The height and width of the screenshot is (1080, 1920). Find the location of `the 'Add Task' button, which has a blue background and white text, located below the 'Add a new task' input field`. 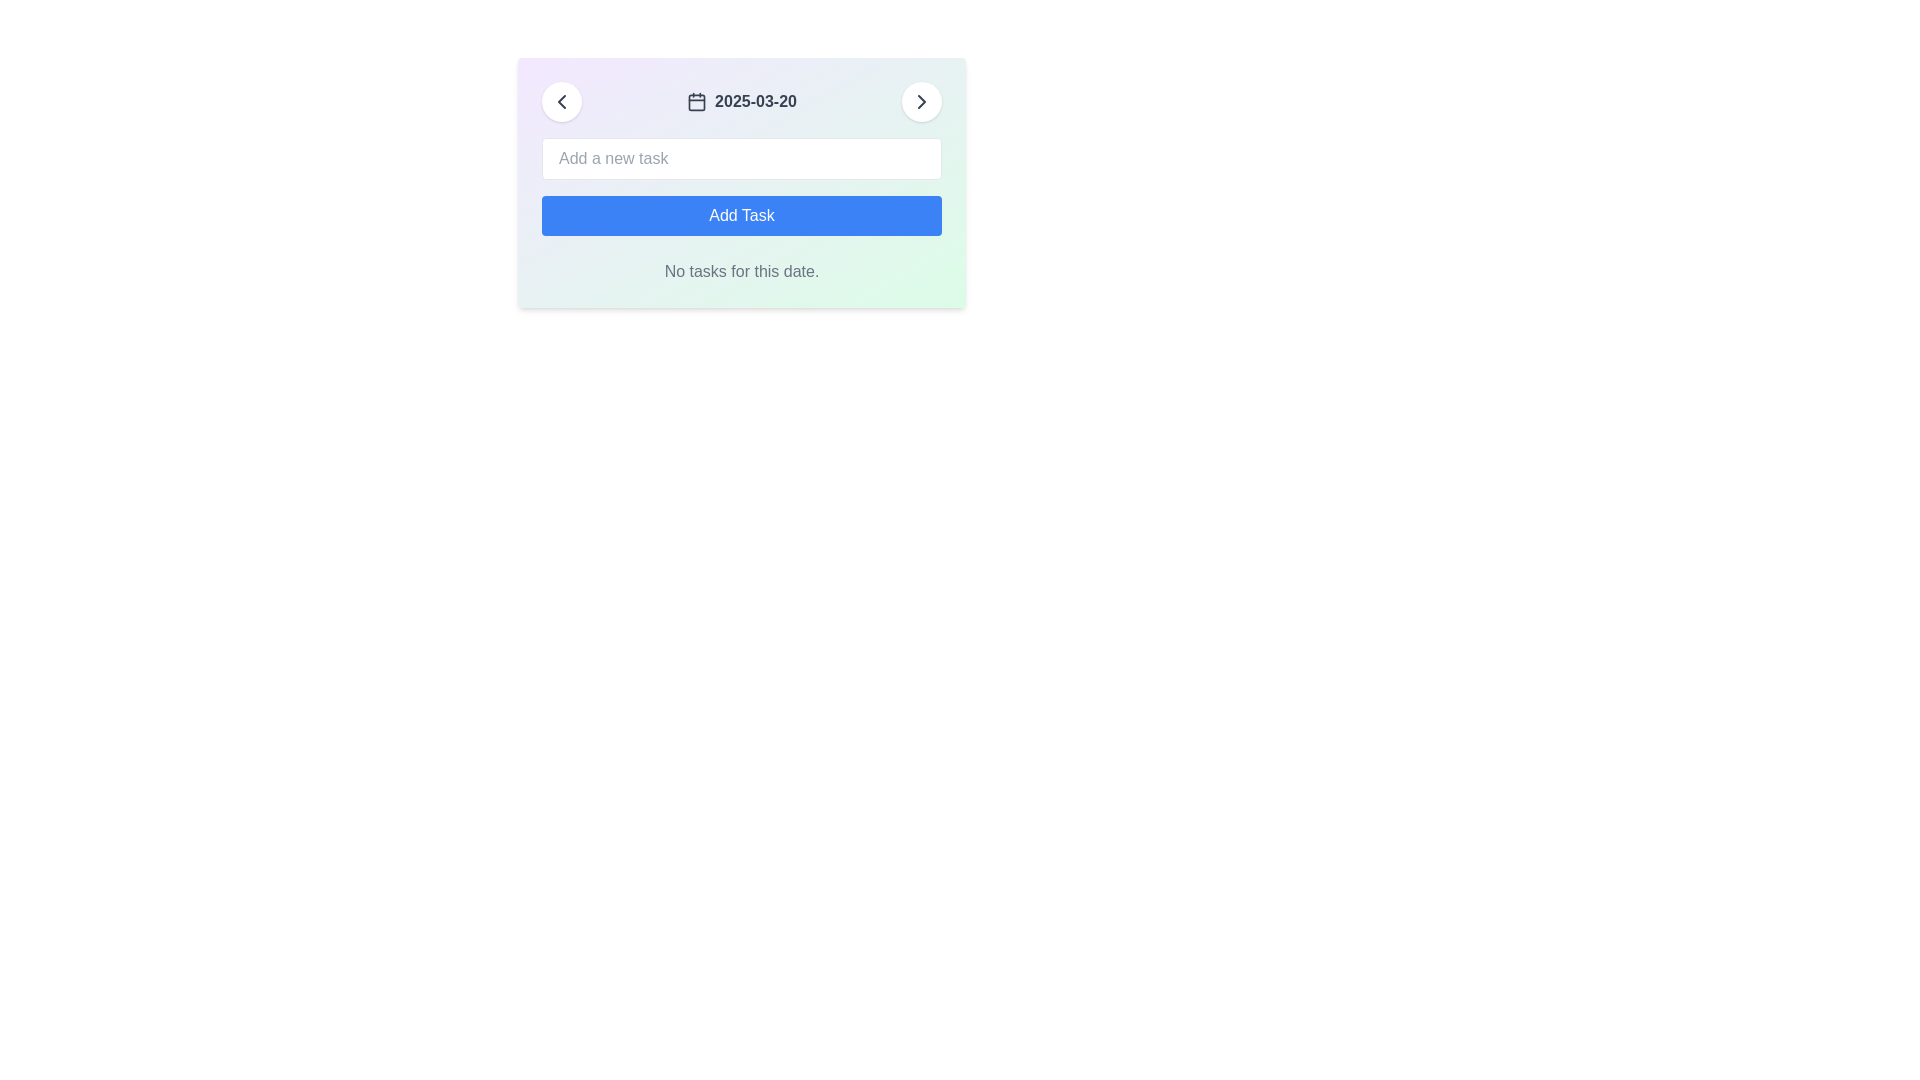

the 'Add Task' button, which has a blue background and white text, located below the 'Add a new task' input field is located at coordinates (741, 216).